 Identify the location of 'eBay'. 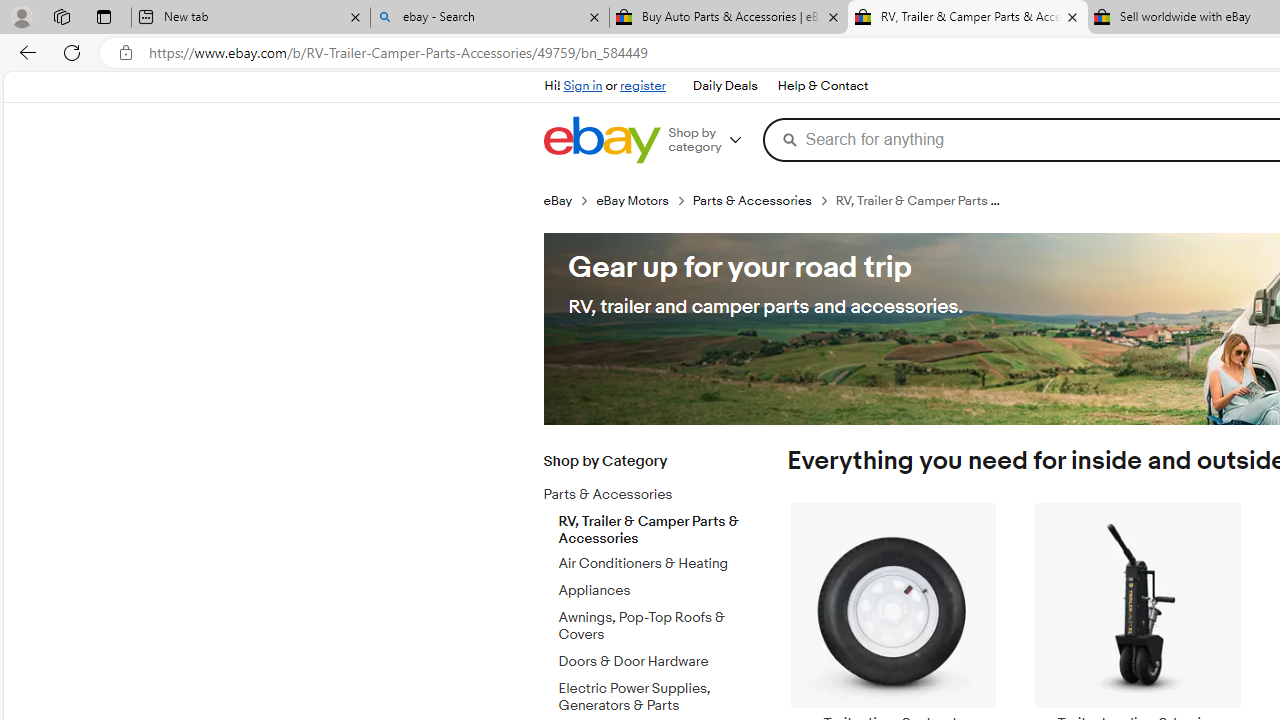
(558, 200).